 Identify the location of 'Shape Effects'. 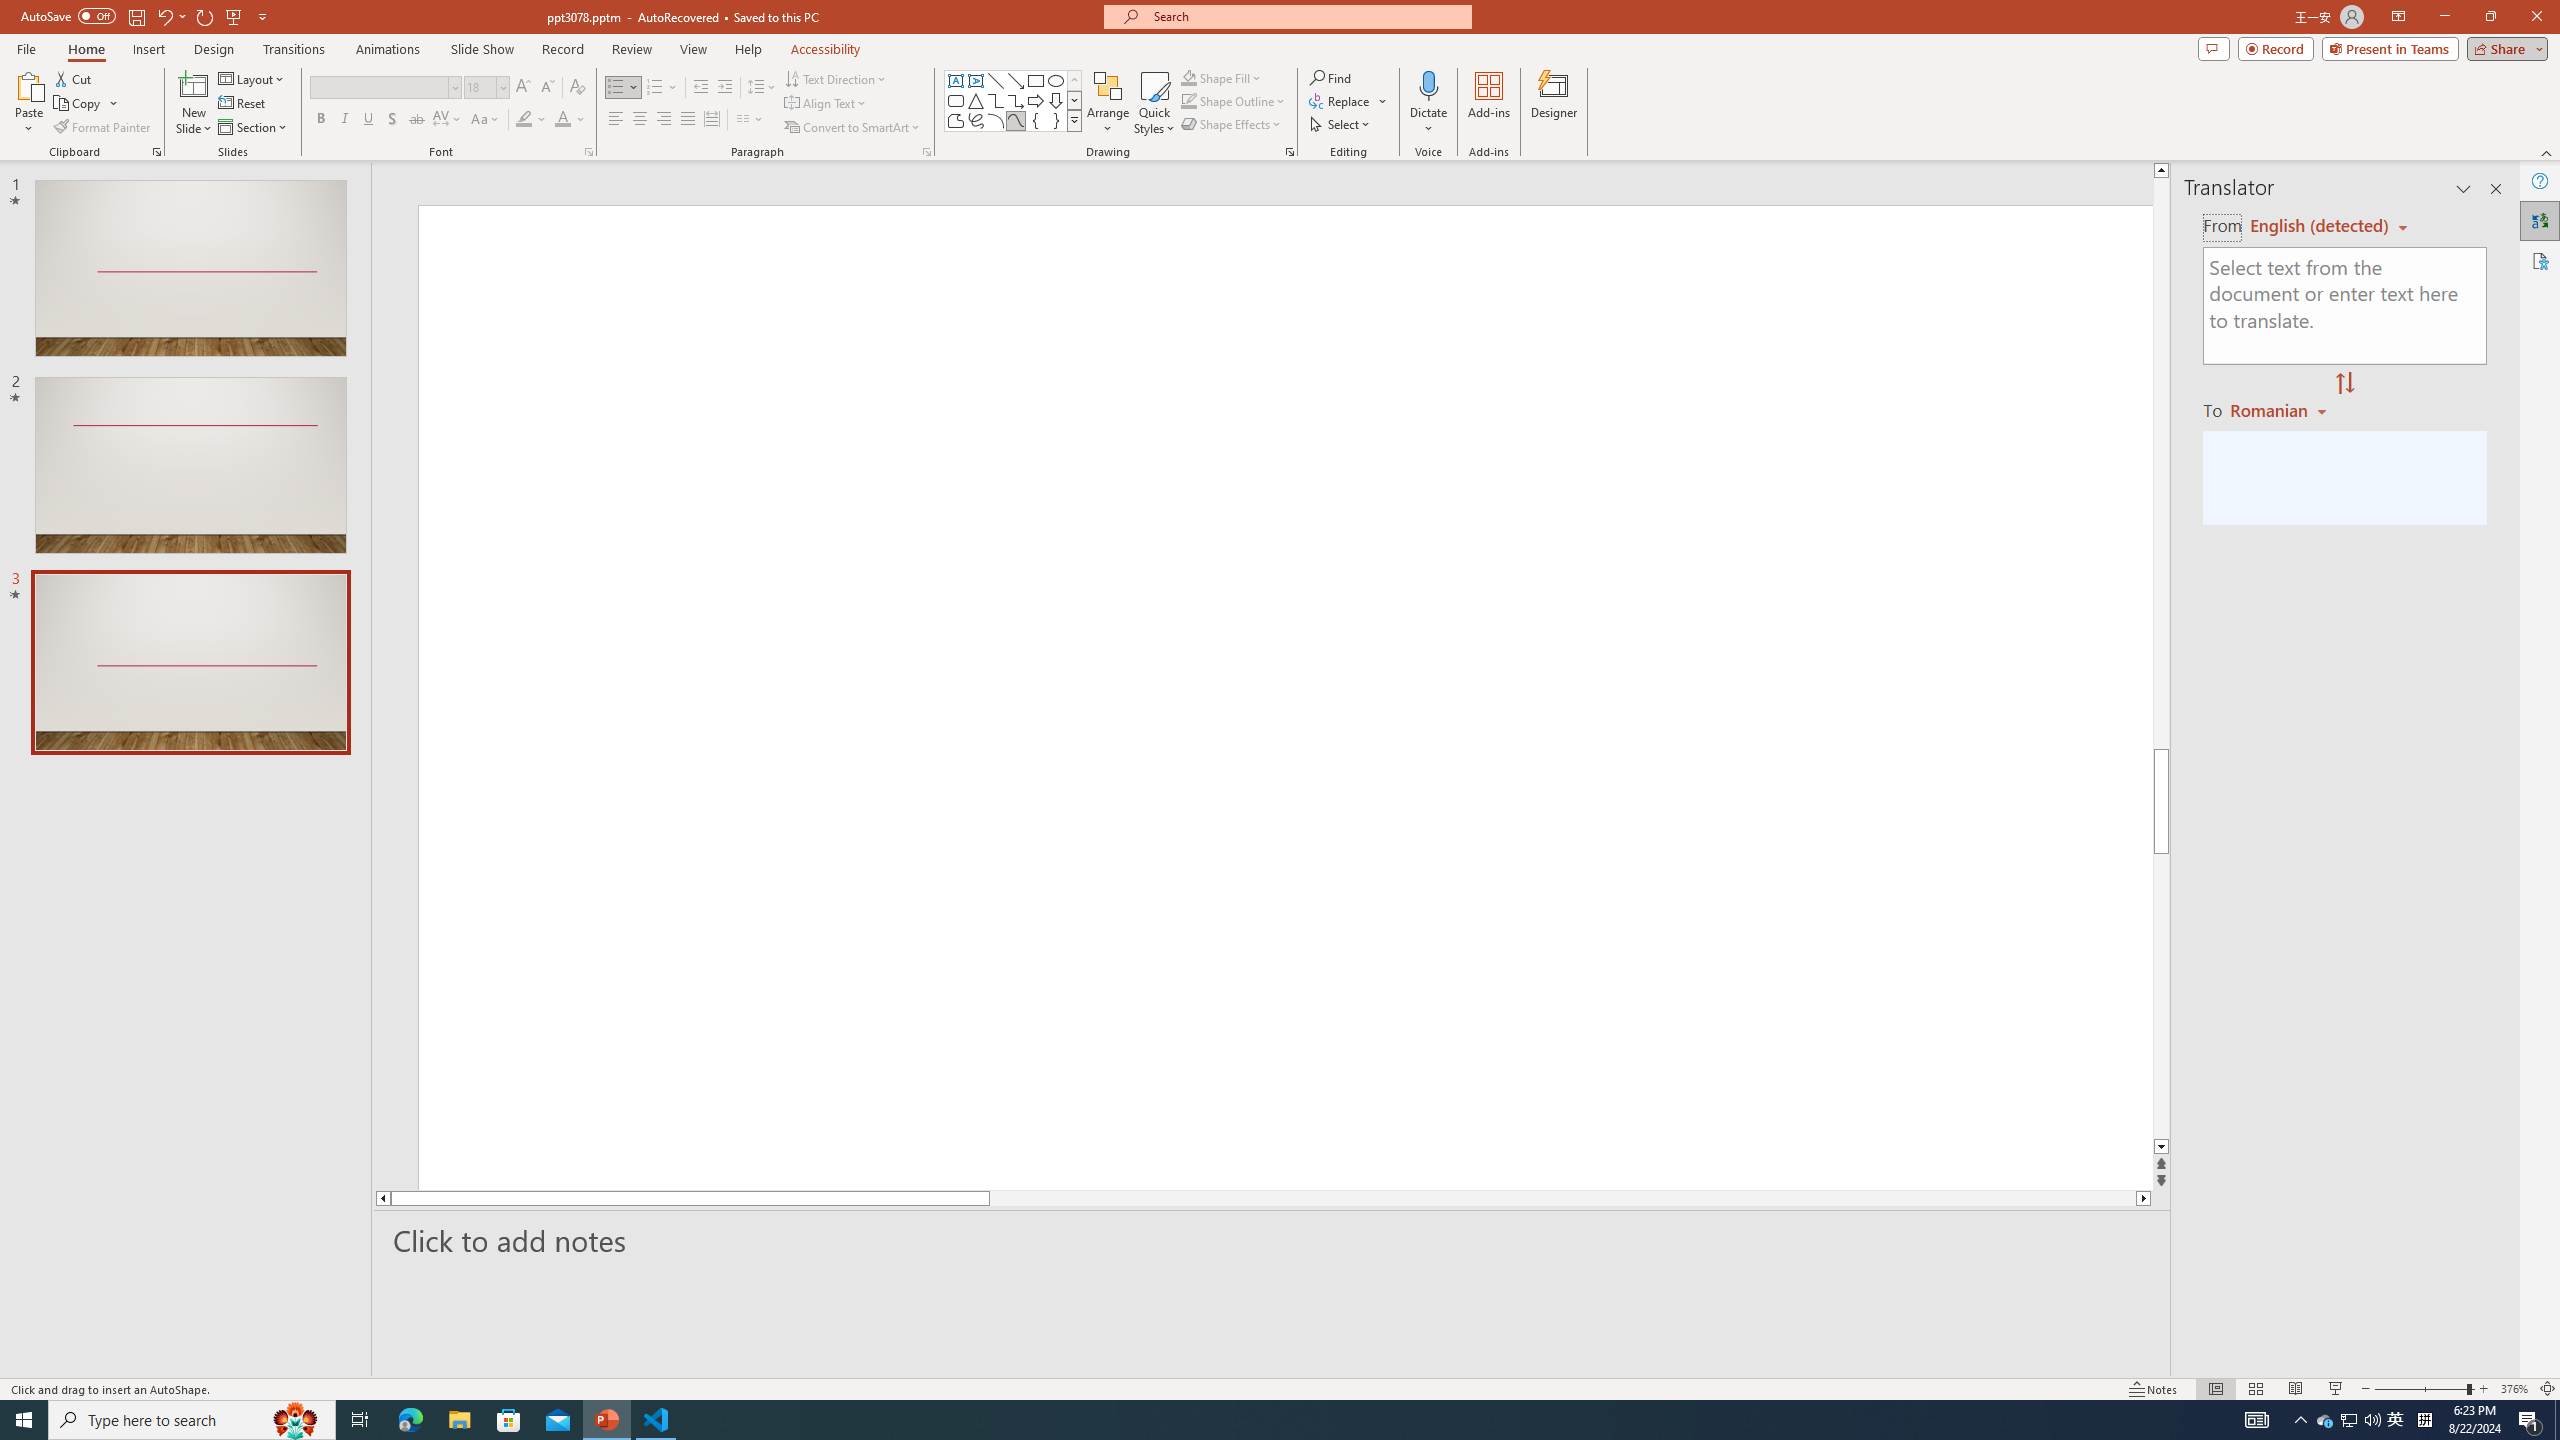
(1231, 122).